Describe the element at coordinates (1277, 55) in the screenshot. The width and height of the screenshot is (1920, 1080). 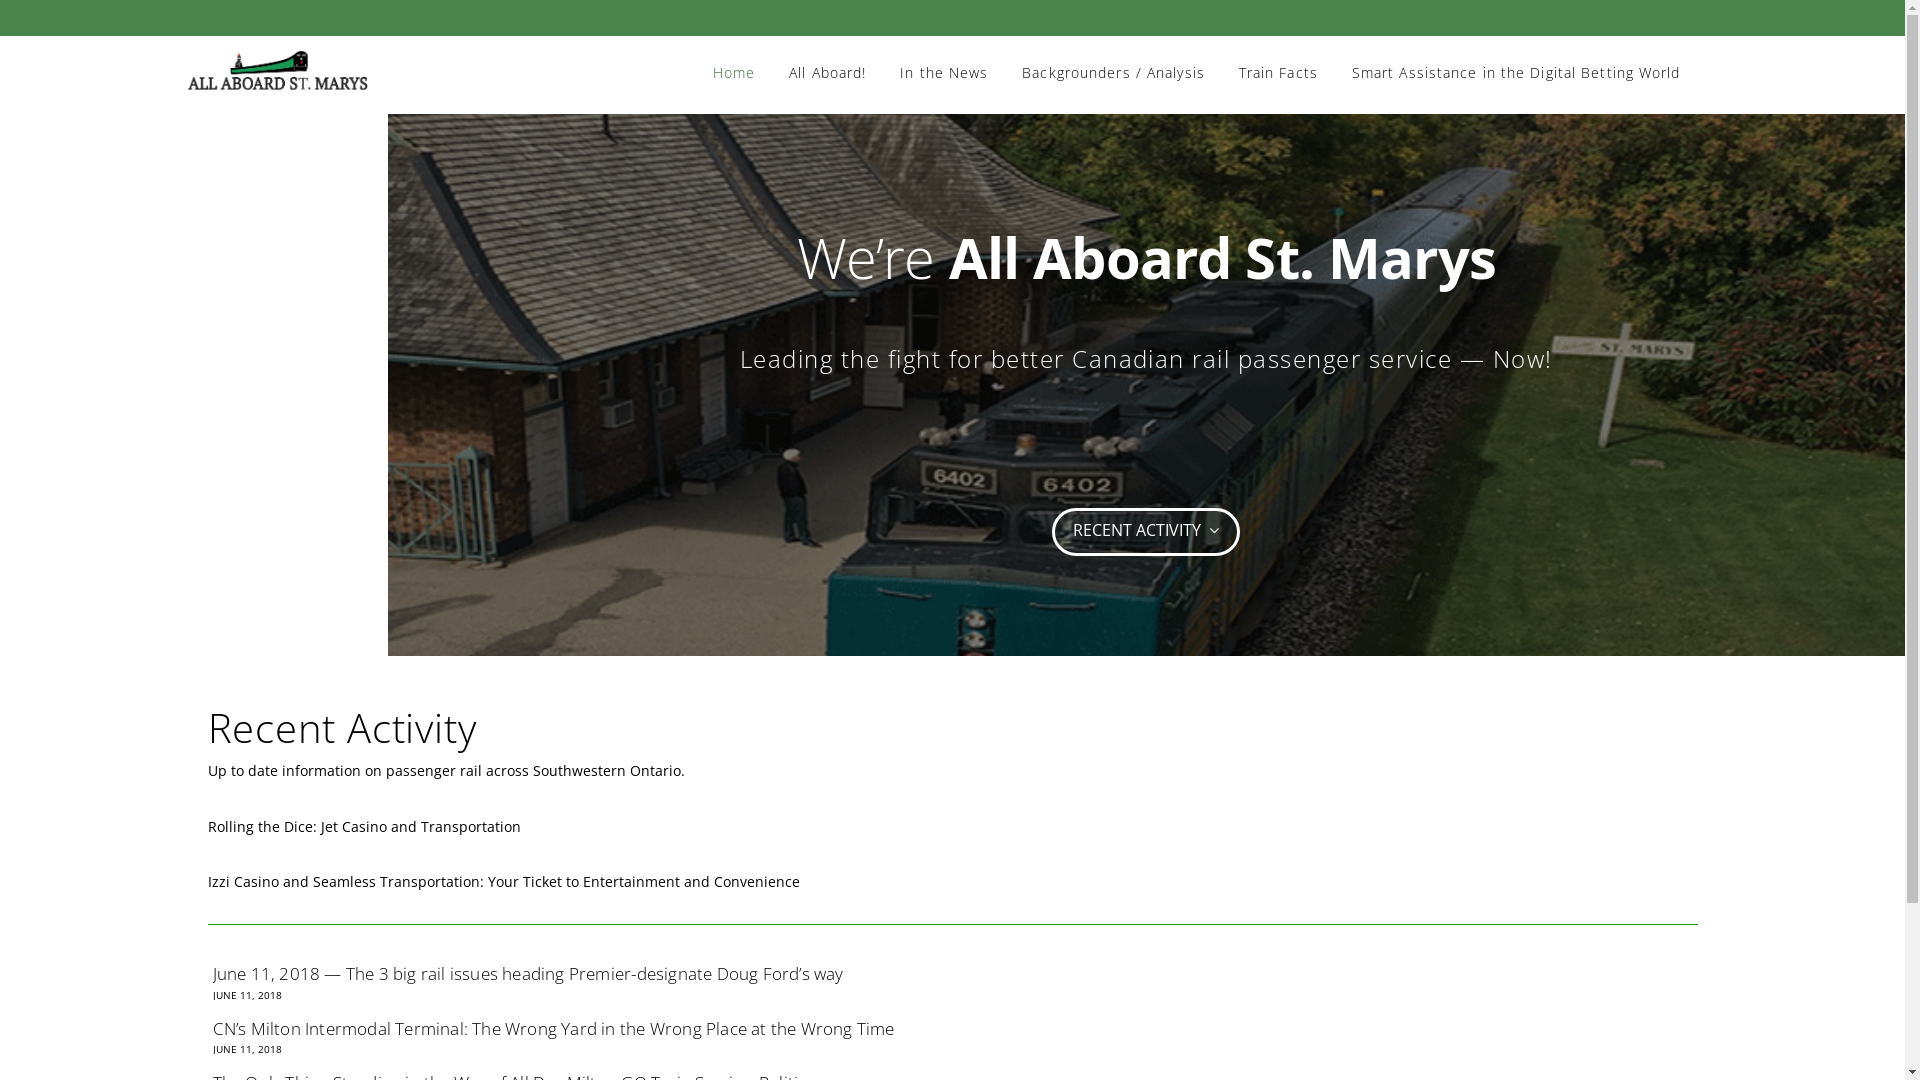
I see `'Train Facts'` at that location.